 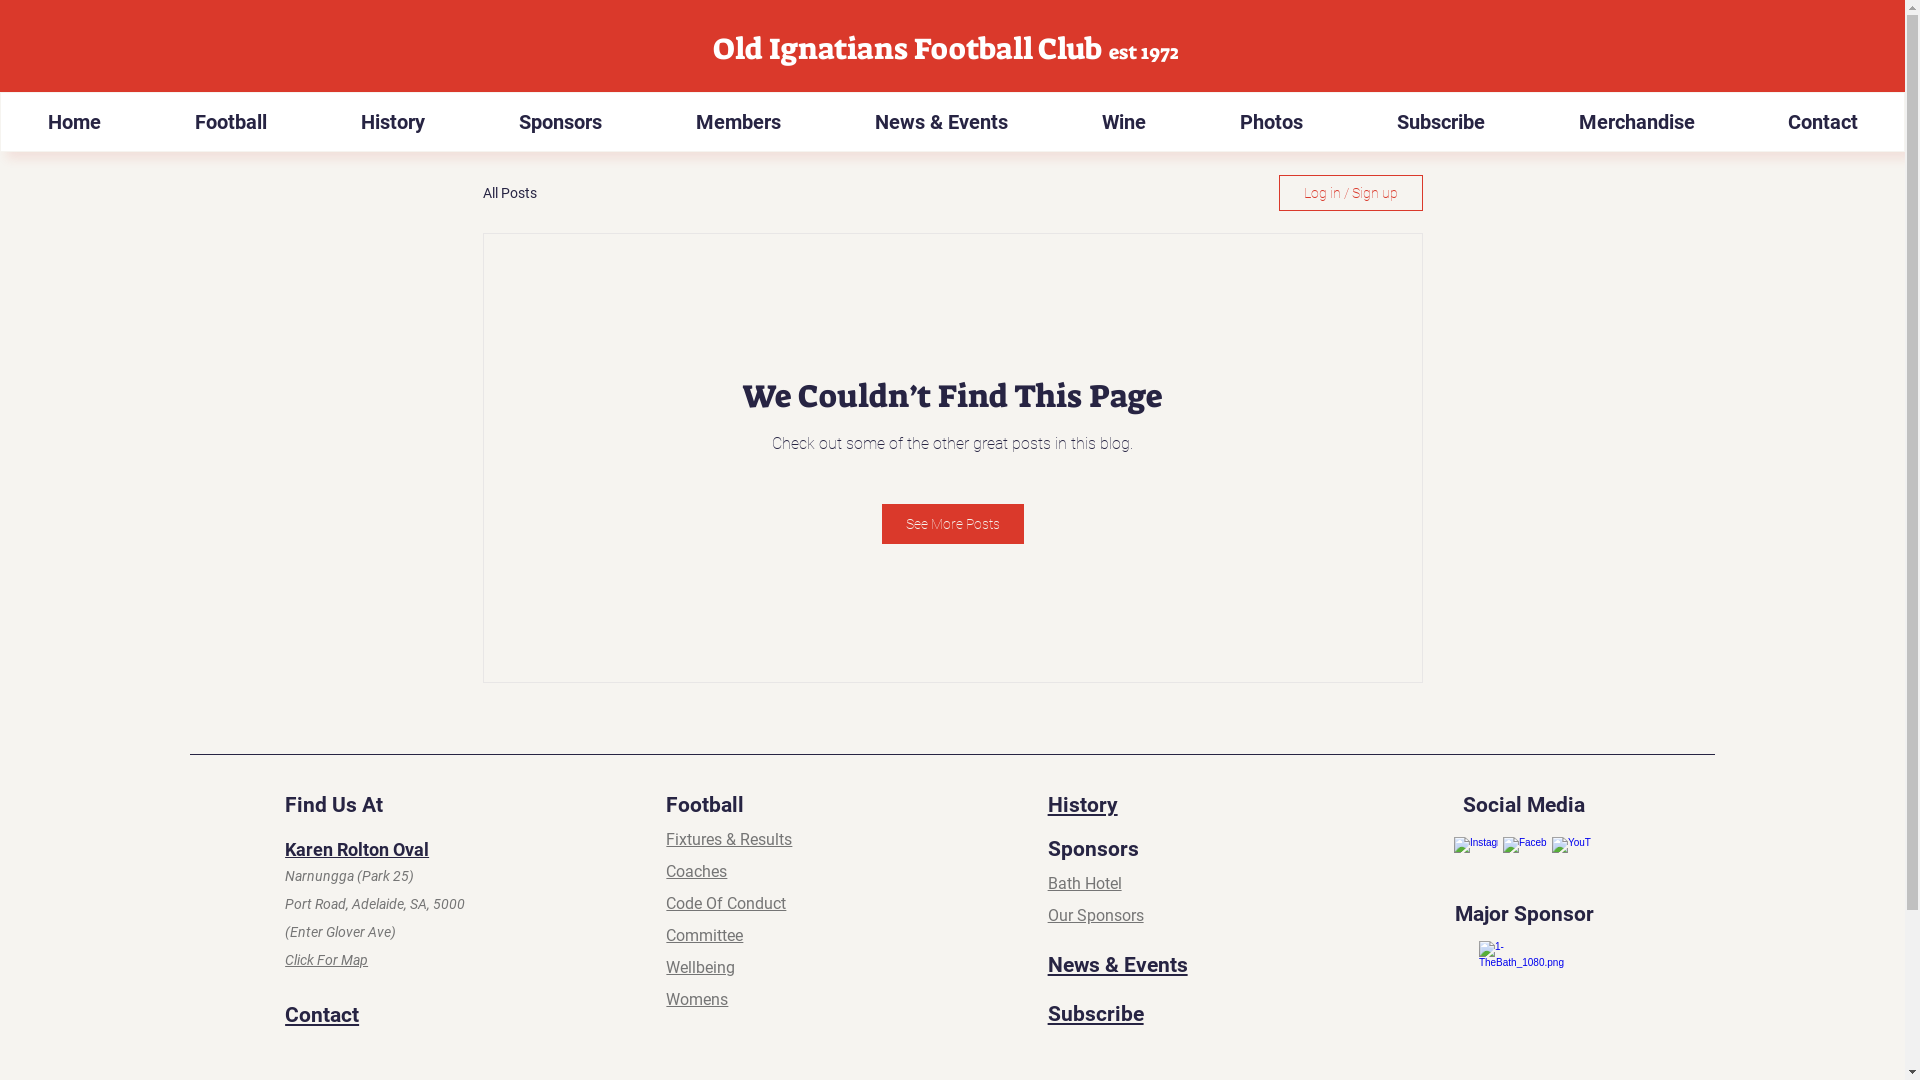 I want to click on 'Our Sponsors', so click(x=1094, y=915).